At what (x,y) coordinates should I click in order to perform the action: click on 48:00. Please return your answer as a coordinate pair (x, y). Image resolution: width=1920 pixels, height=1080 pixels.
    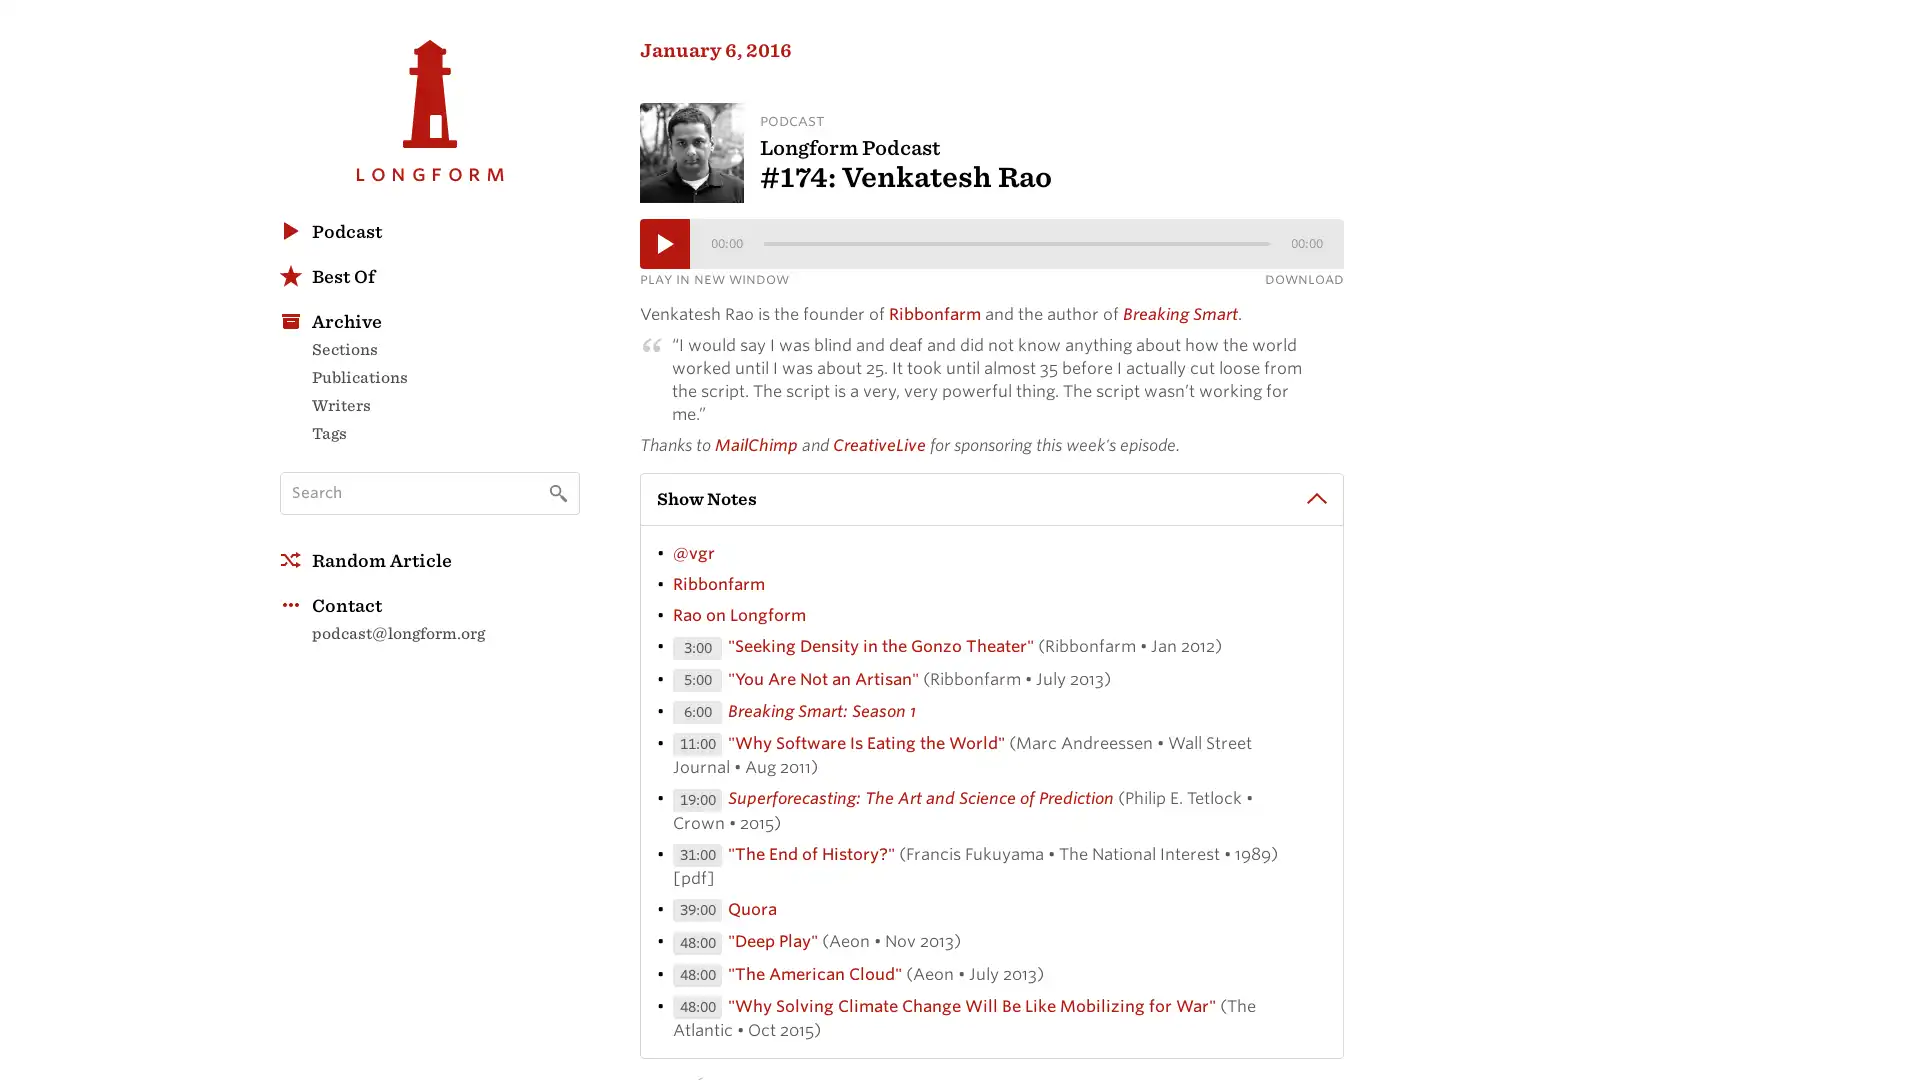
    Looking at the image, I should click on (697, 978).